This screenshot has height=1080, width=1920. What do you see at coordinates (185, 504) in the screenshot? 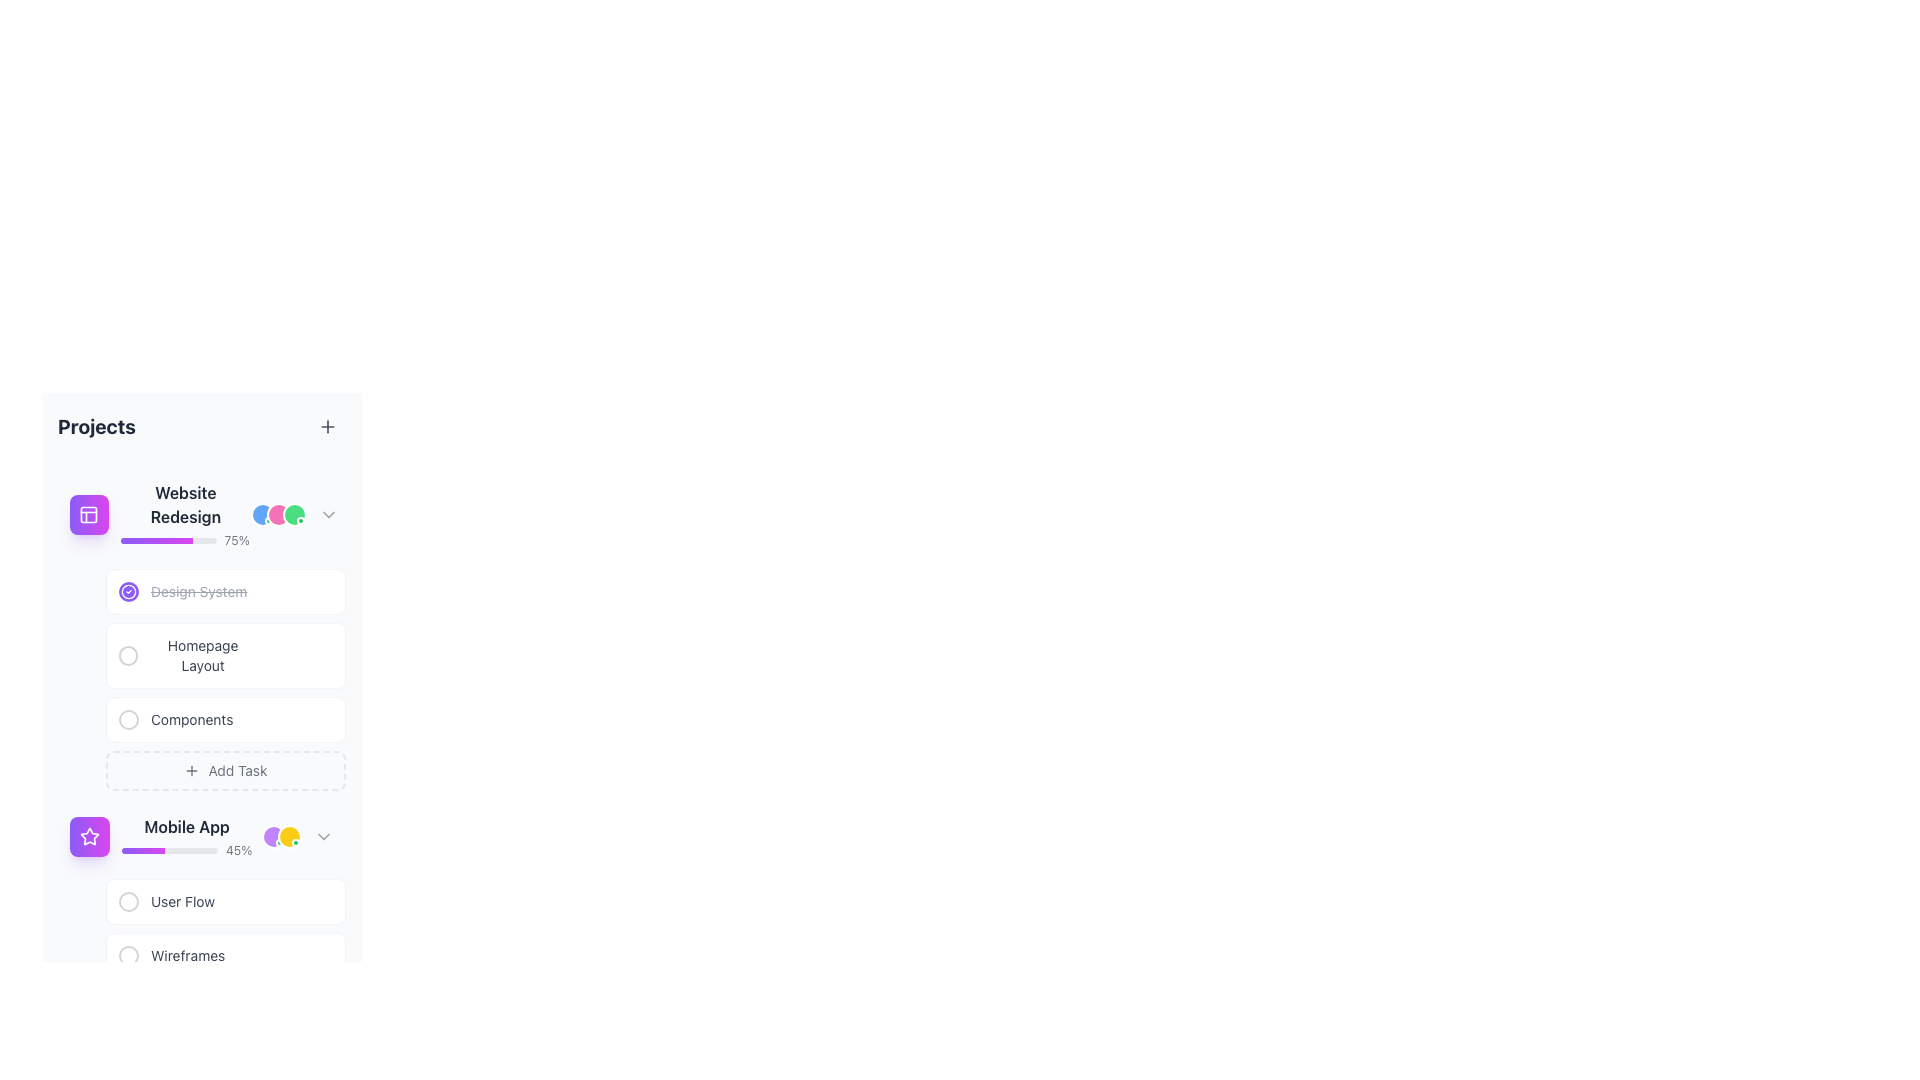
I see `the 'Website Redesign' text label located at the top-left part of the interface` at bounding box center [185, 504].